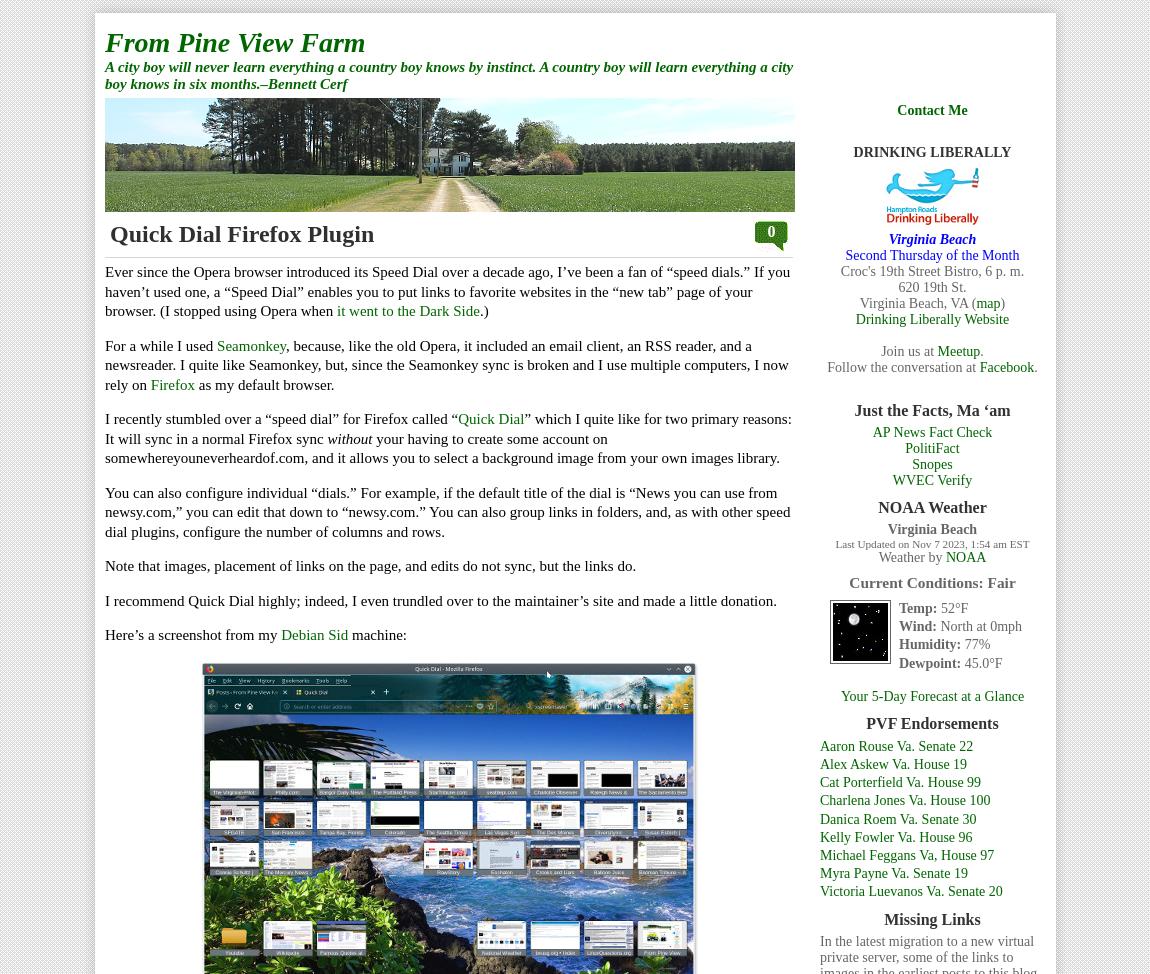 The height and width of the screenshot is (974, 1150). What do you see at coordinates (1006, 367) in the screenshot?
I see `'Facebook'` at bounding box center [1006, 367].